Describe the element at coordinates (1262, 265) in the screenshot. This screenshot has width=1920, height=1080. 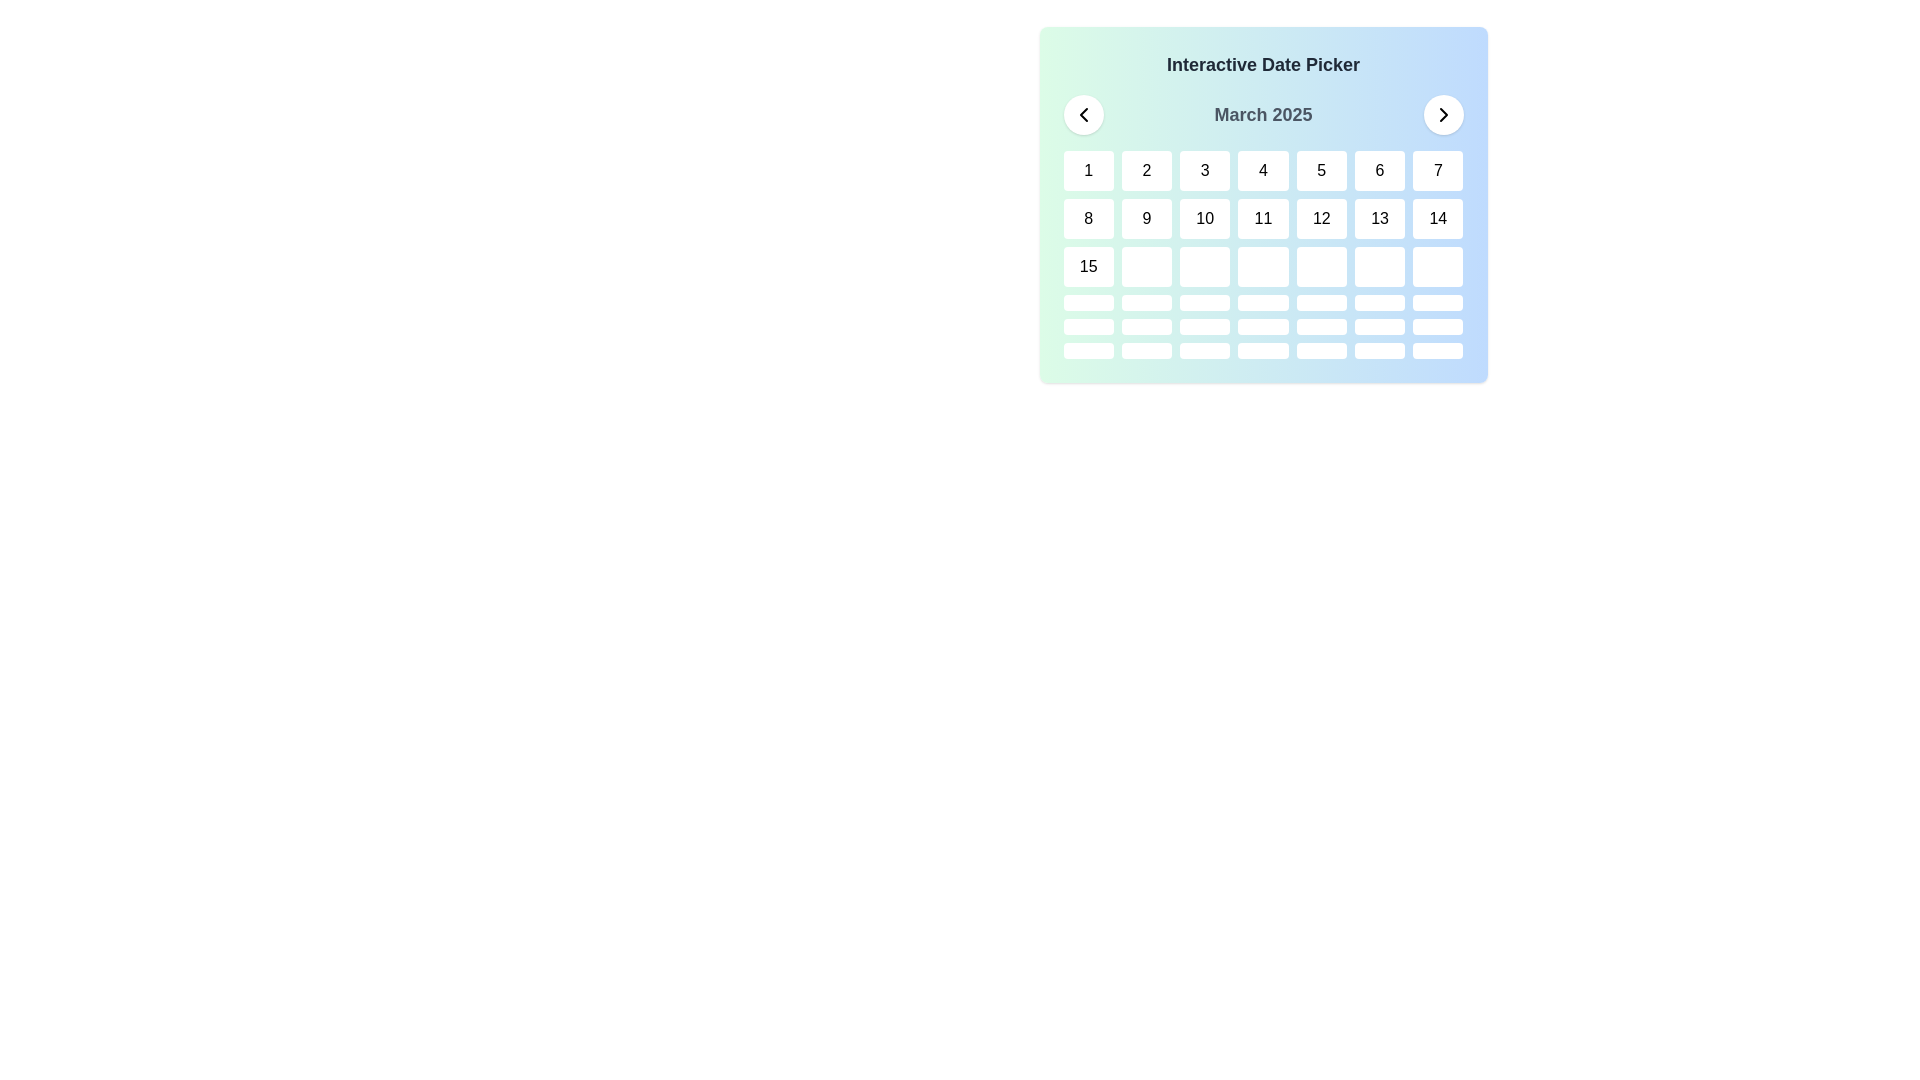
I see `the interactive button in the date picker interface located in the fourth column of the fourth row to trigger a hover effect` at that location.